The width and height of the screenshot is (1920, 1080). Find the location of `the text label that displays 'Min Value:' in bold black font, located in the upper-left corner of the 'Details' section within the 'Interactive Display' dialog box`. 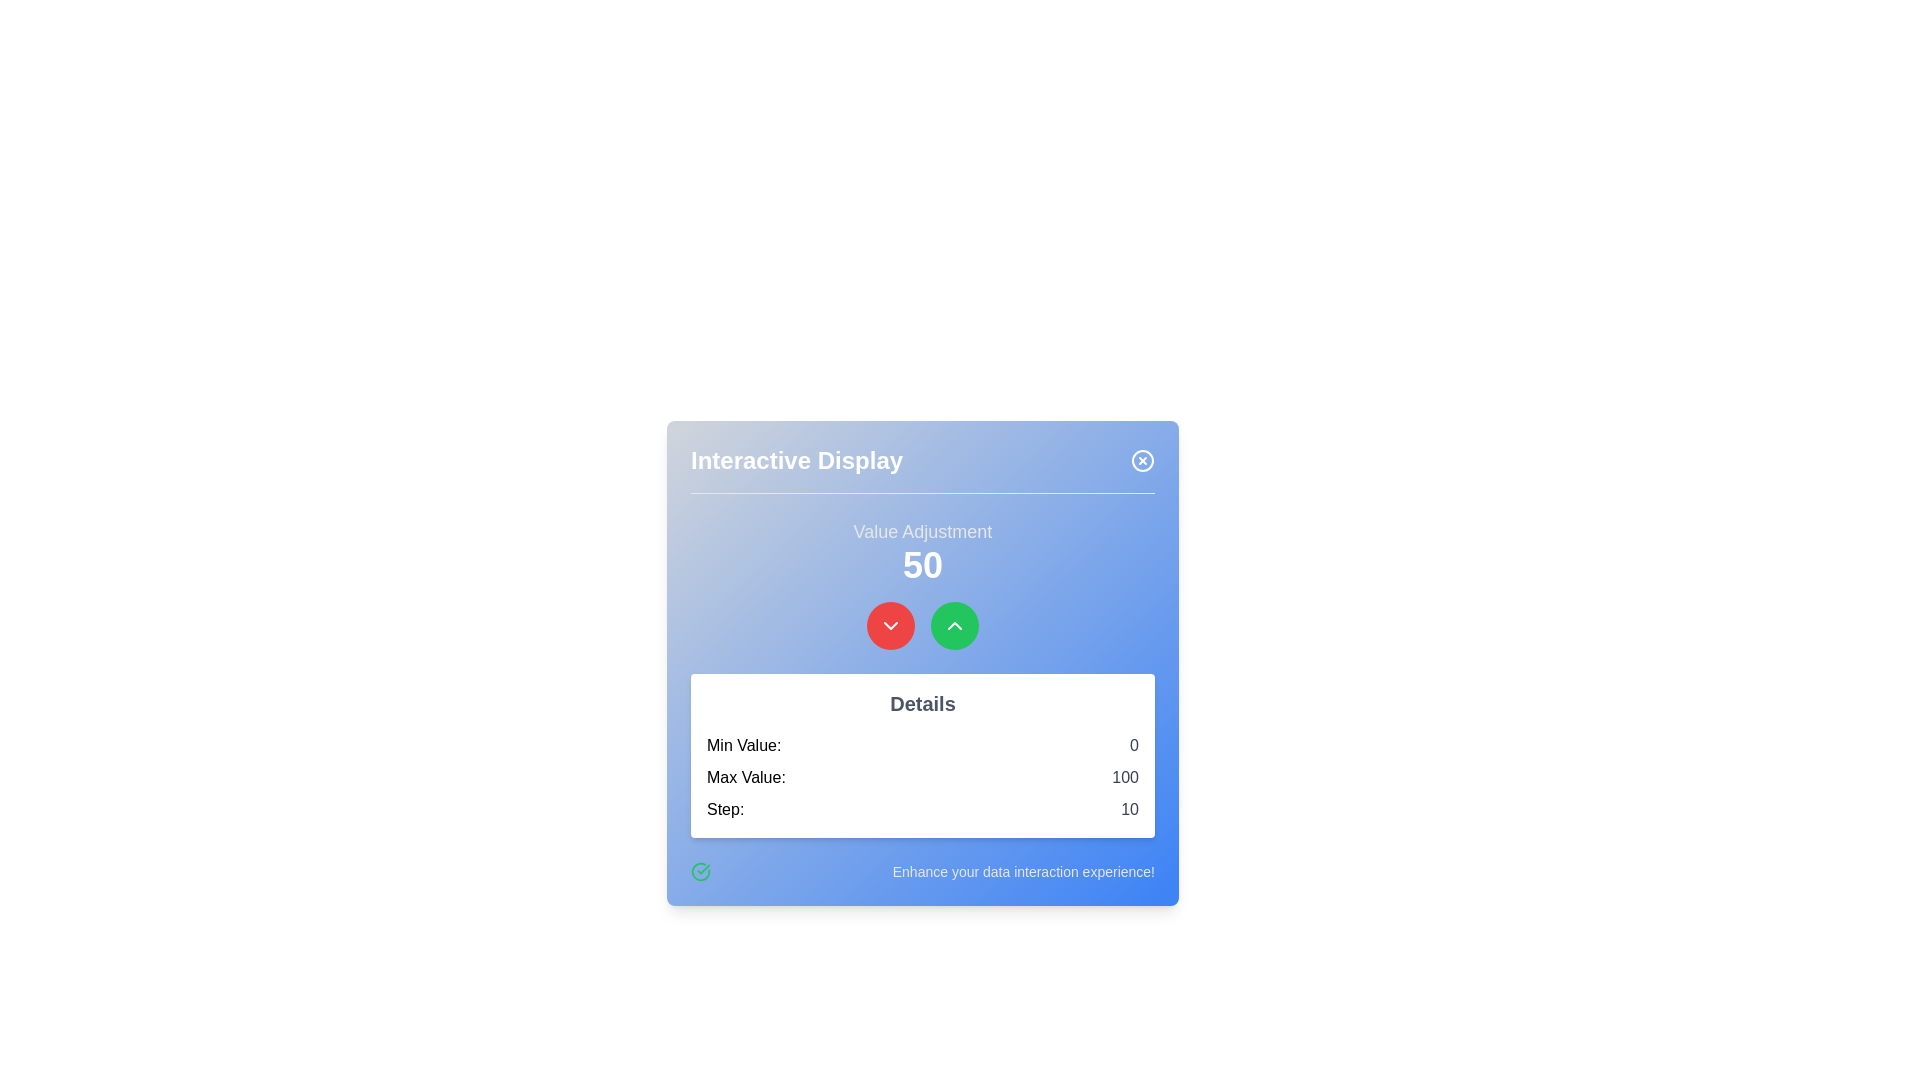

the text label that displays 'Min Value:' in bold black font, located in the upper-left corner of the 'Details' section within the 'Interactive Display' dialog box is located at coordinates (743, 745).